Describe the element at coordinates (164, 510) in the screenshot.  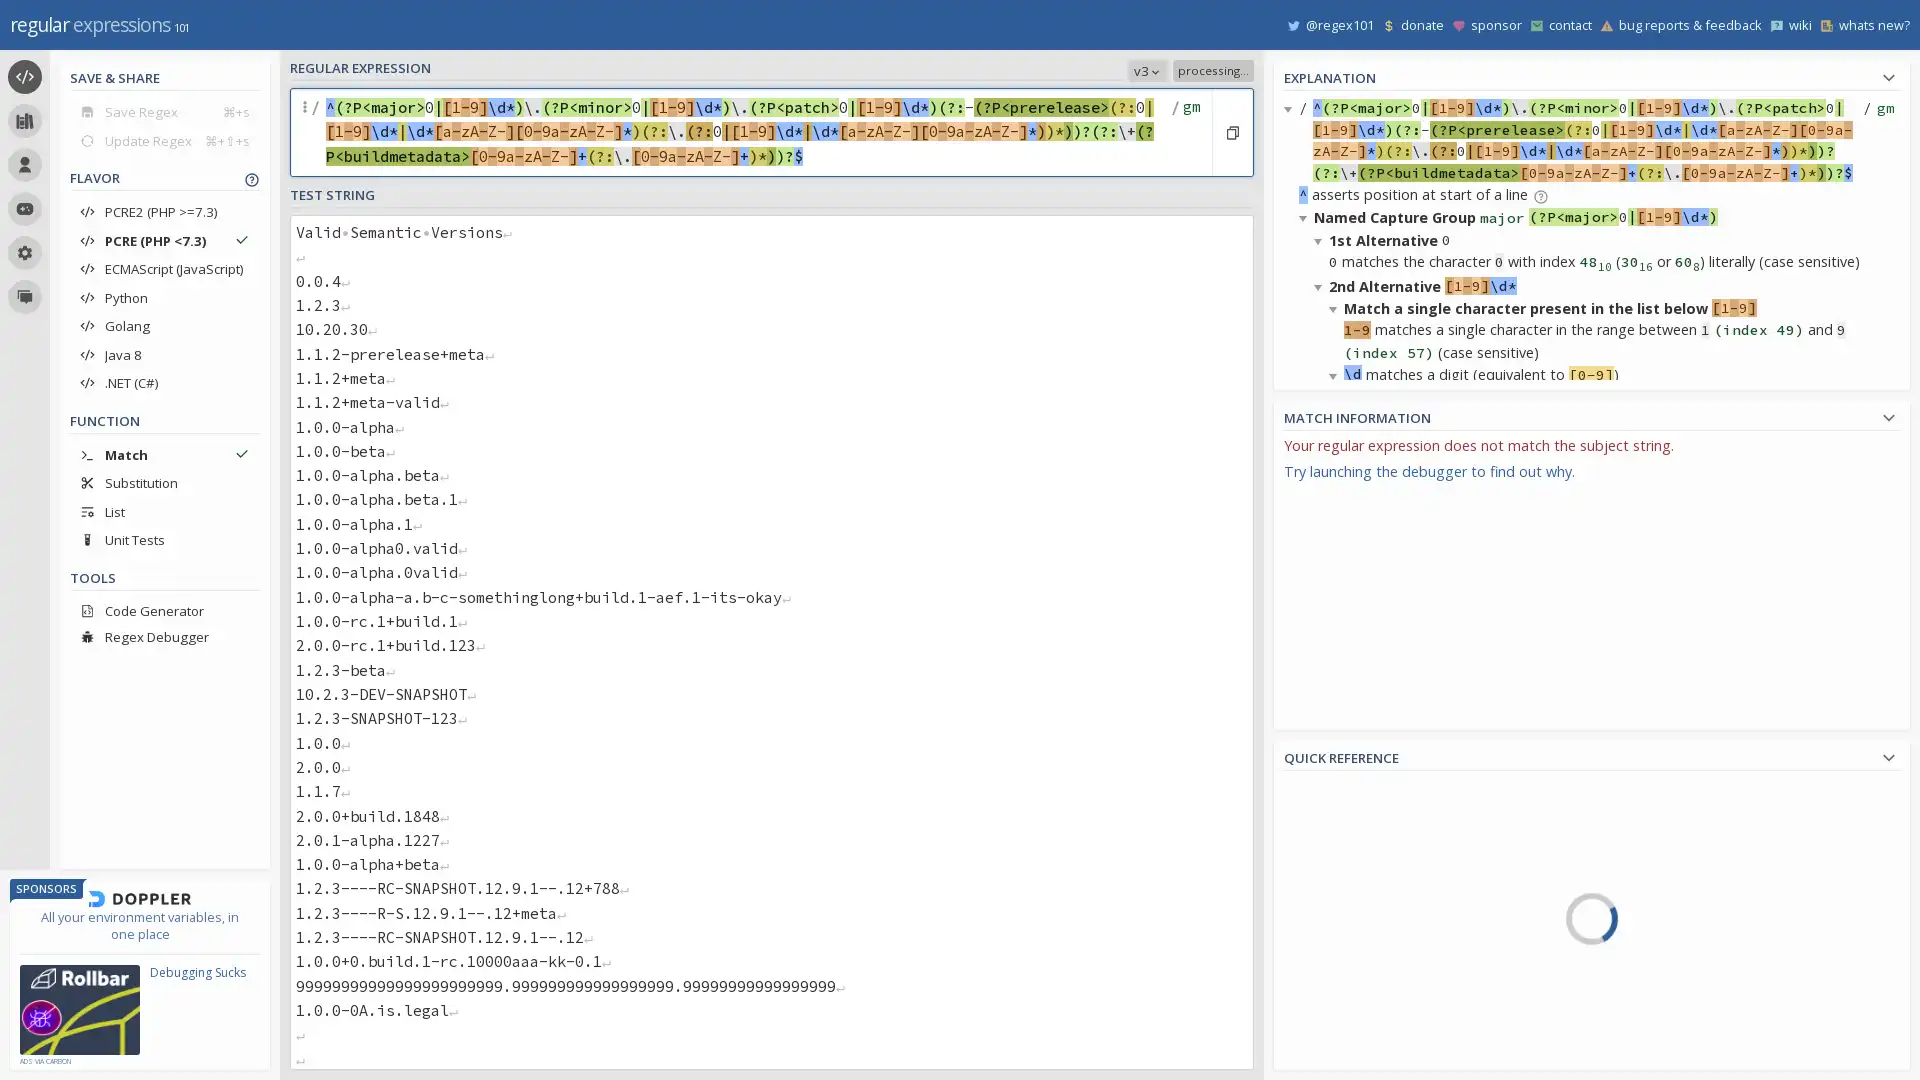
I see `List` at that location.